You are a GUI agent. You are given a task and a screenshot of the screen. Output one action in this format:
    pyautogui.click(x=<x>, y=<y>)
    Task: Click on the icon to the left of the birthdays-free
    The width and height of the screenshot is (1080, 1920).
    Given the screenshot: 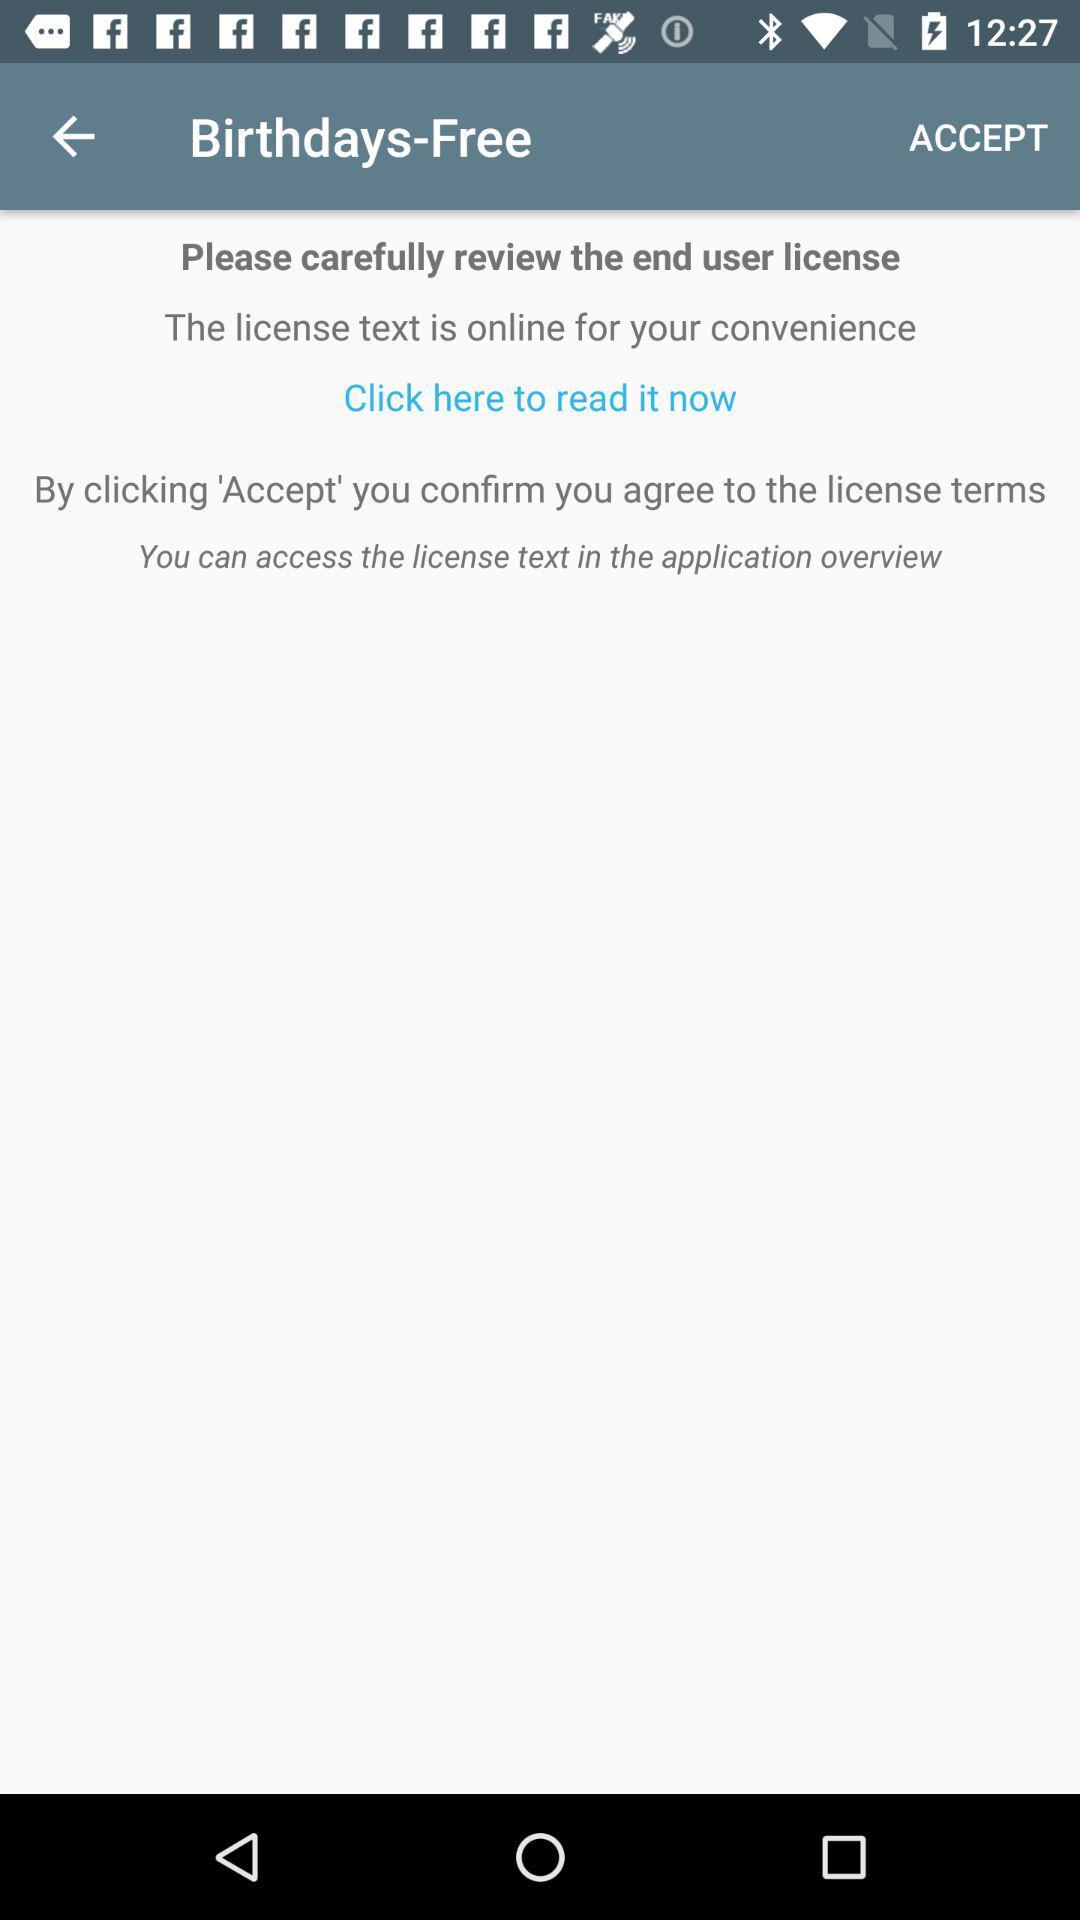 What is the action you would take?
    pyautogui.click(x=72, y=135)
    